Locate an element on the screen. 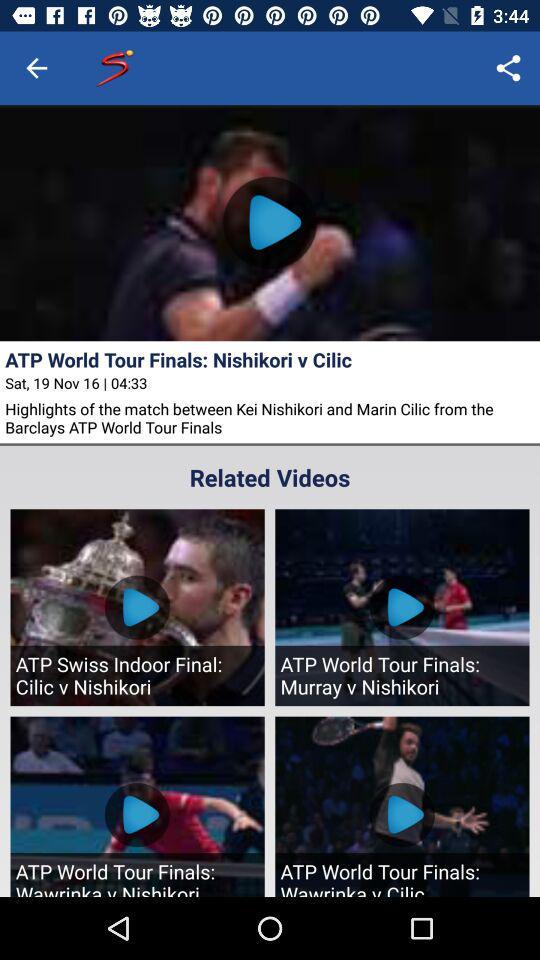  the image which is at bottom right corner is located at coordinates (402, 806).